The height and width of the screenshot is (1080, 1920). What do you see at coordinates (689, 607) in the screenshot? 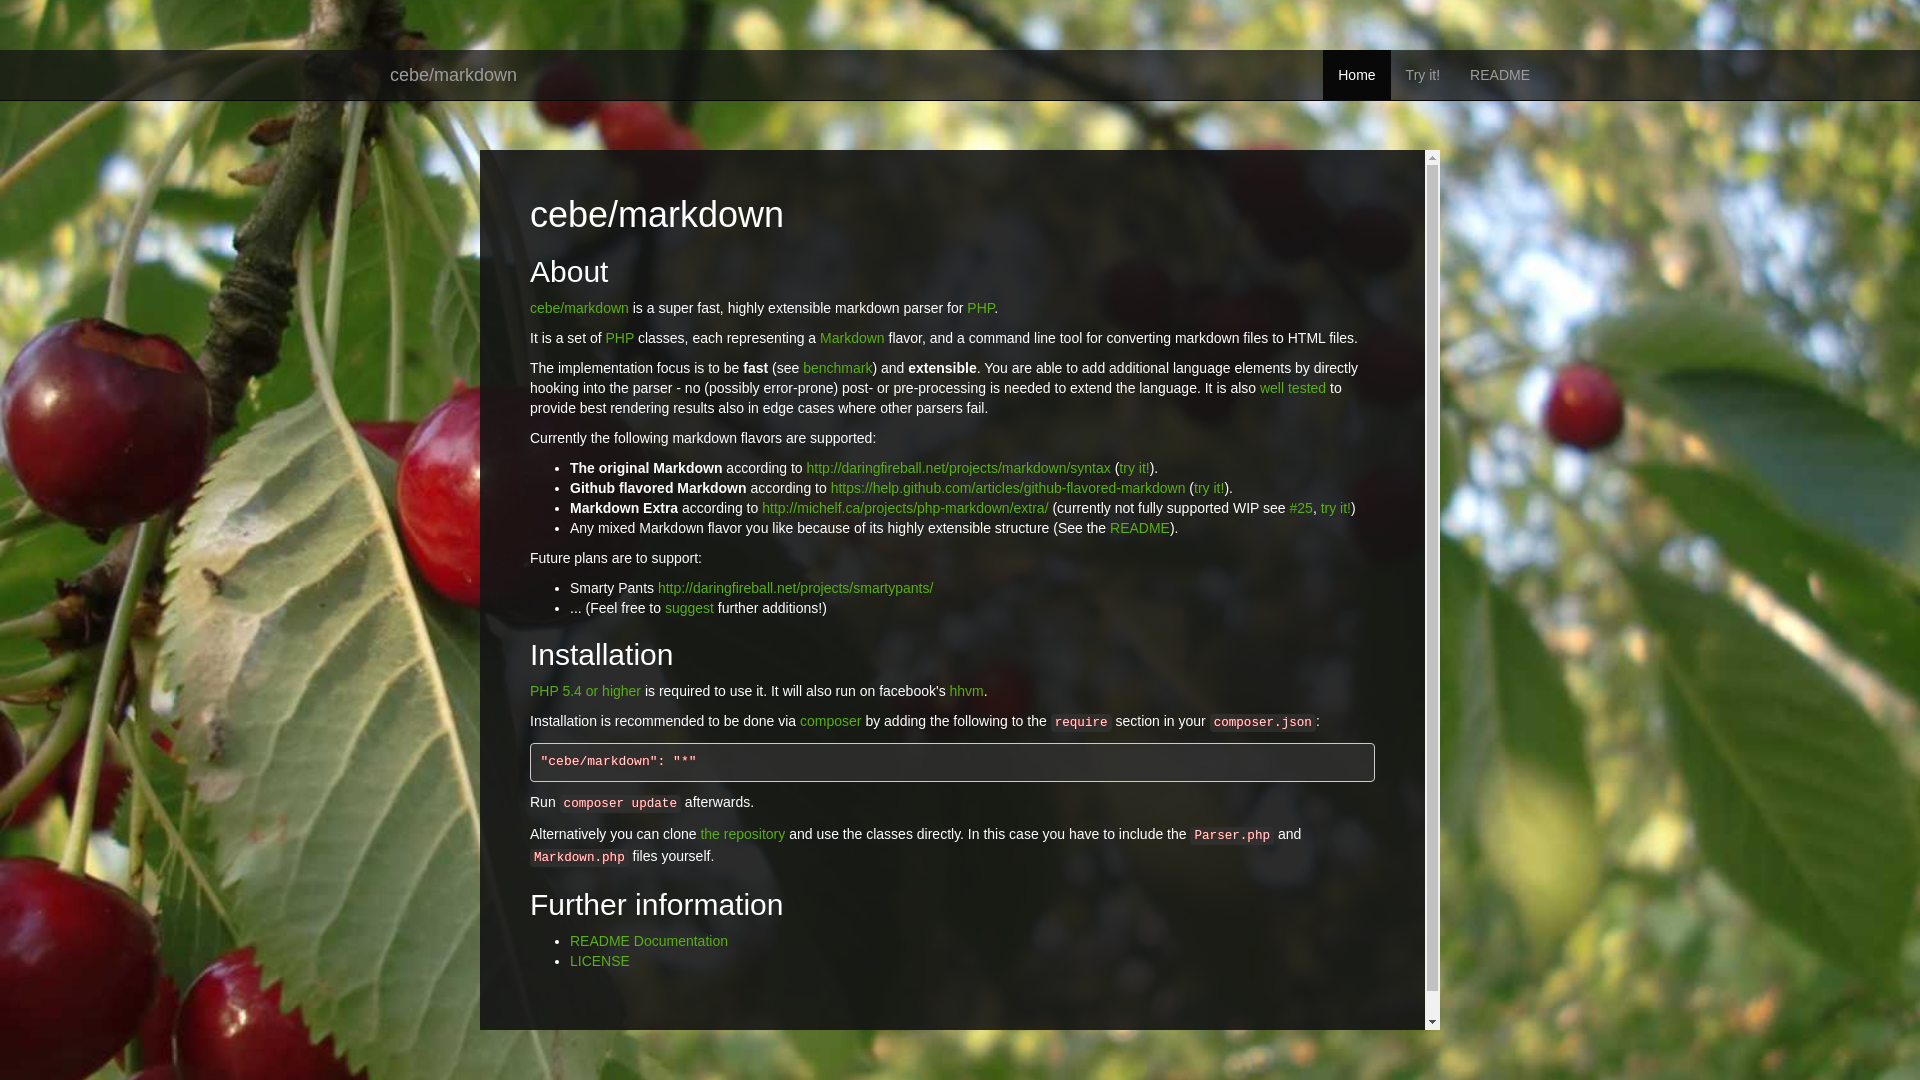
I see `'suggest'` at bounding box center [689, 607].